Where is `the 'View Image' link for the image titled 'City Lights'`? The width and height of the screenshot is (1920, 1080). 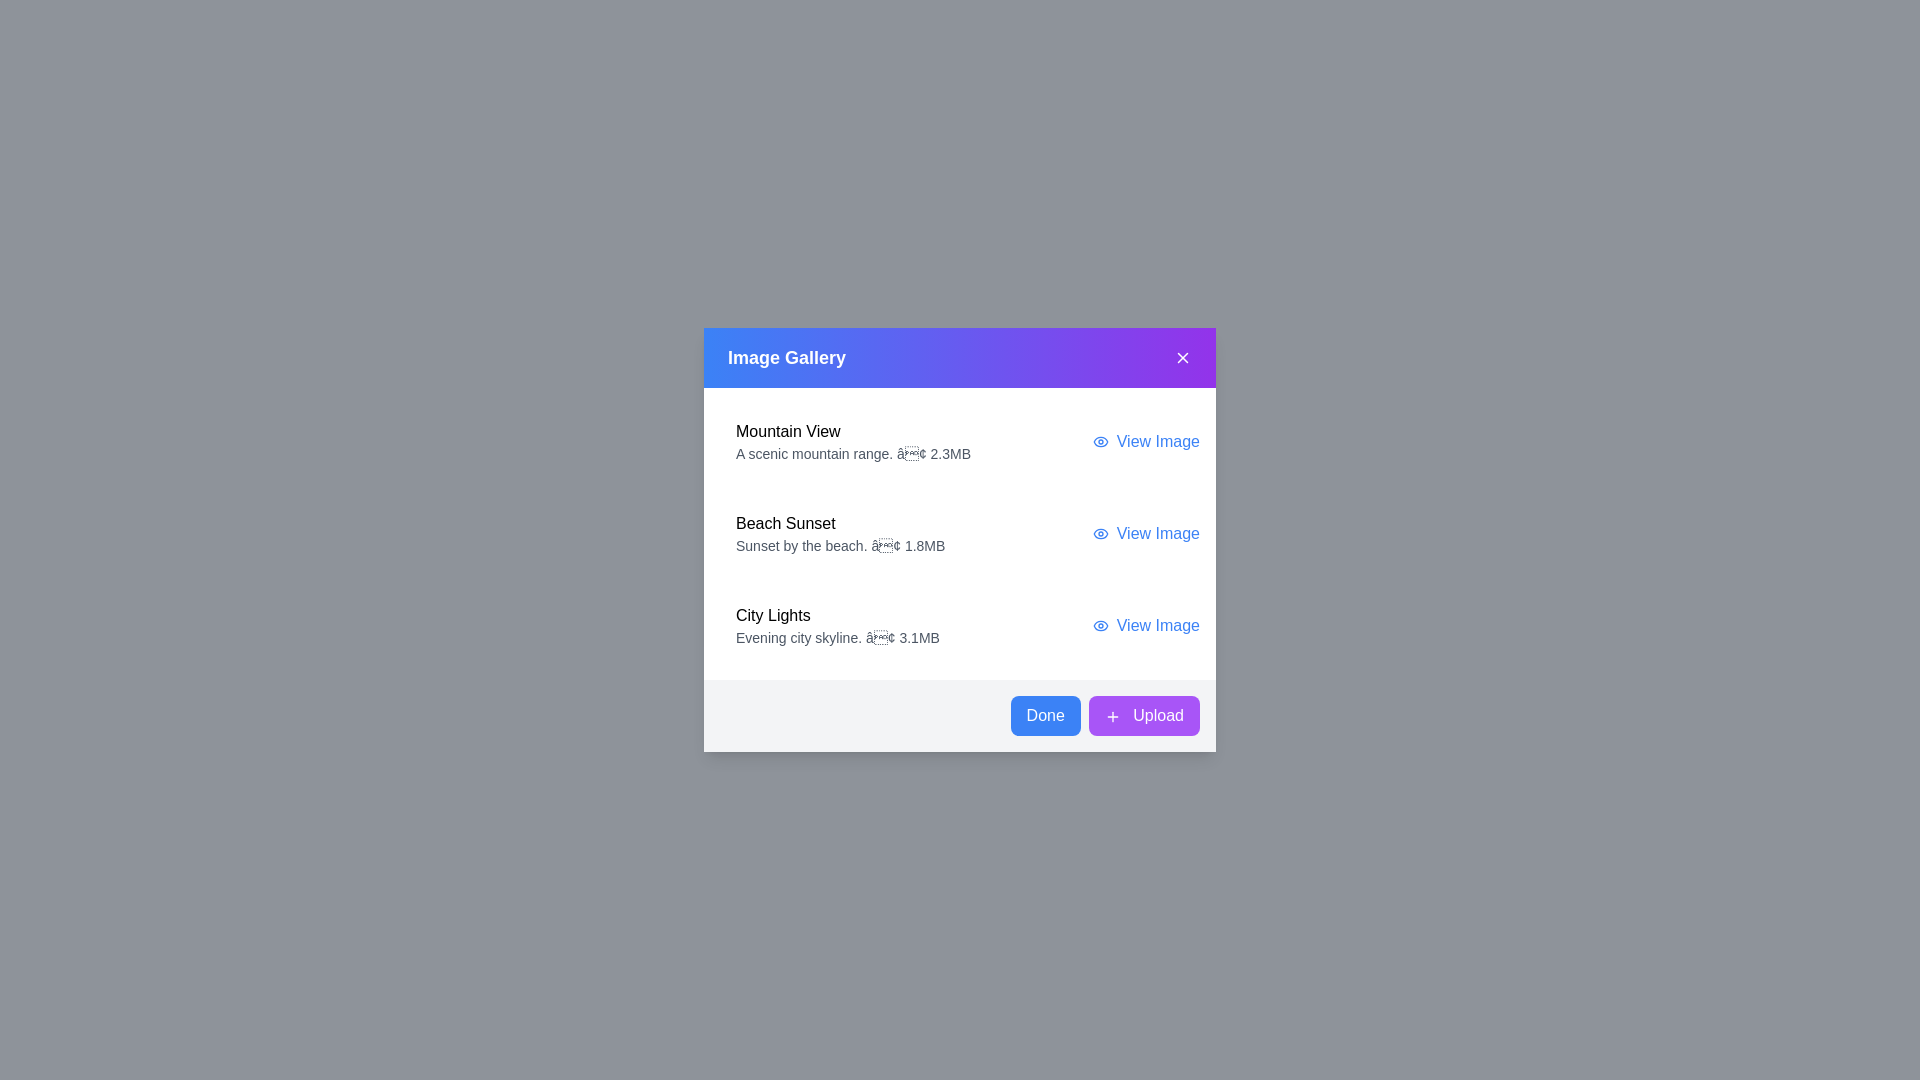
the 'View Image' link for the image titled 'City Lights' is located at coordinates (1146, 624).